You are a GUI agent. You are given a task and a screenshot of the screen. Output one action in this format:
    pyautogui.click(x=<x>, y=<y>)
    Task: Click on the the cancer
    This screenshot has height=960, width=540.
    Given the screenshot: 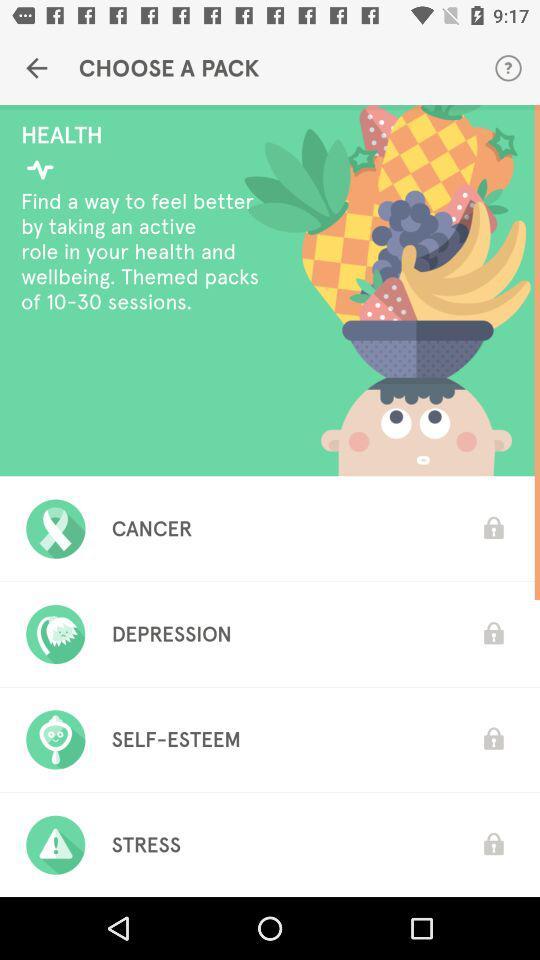 What is the action you would take?
    pyautogui.click(x=151, y=527)
    